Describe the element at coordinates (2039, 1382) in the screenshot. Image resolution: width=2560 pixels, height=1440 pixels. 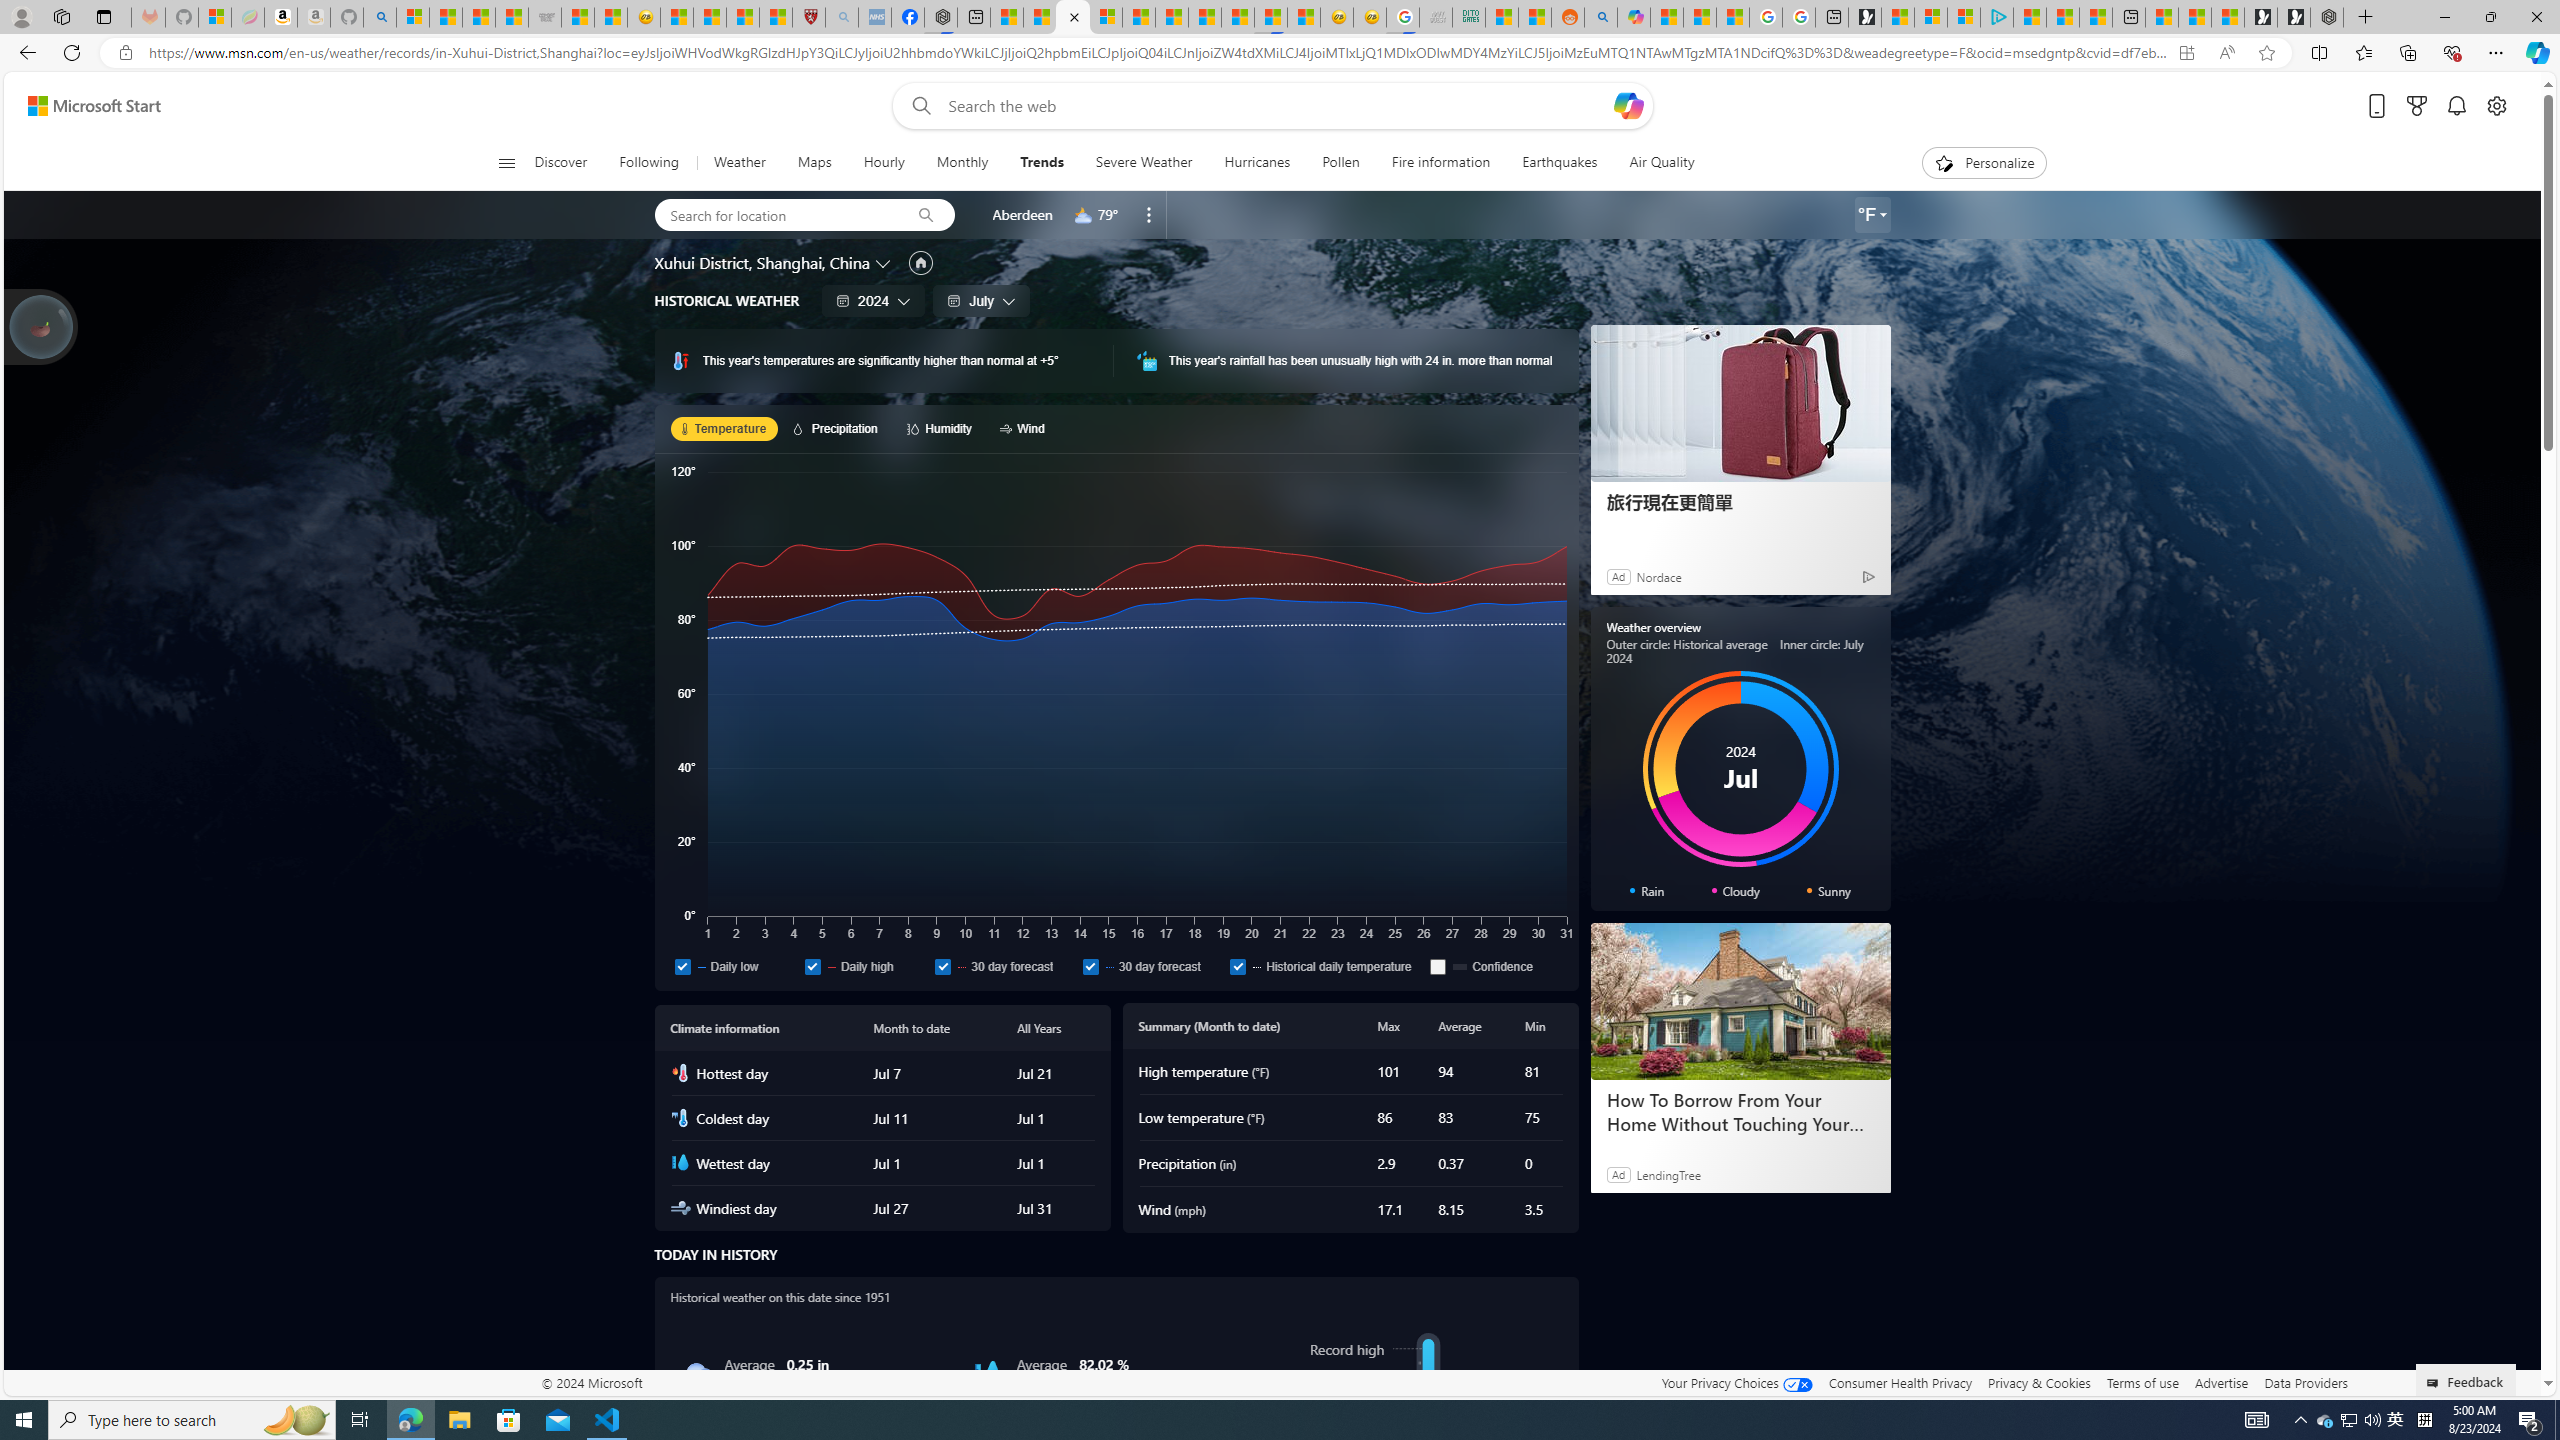
I see `'Privacy & Cookies'` at that location.